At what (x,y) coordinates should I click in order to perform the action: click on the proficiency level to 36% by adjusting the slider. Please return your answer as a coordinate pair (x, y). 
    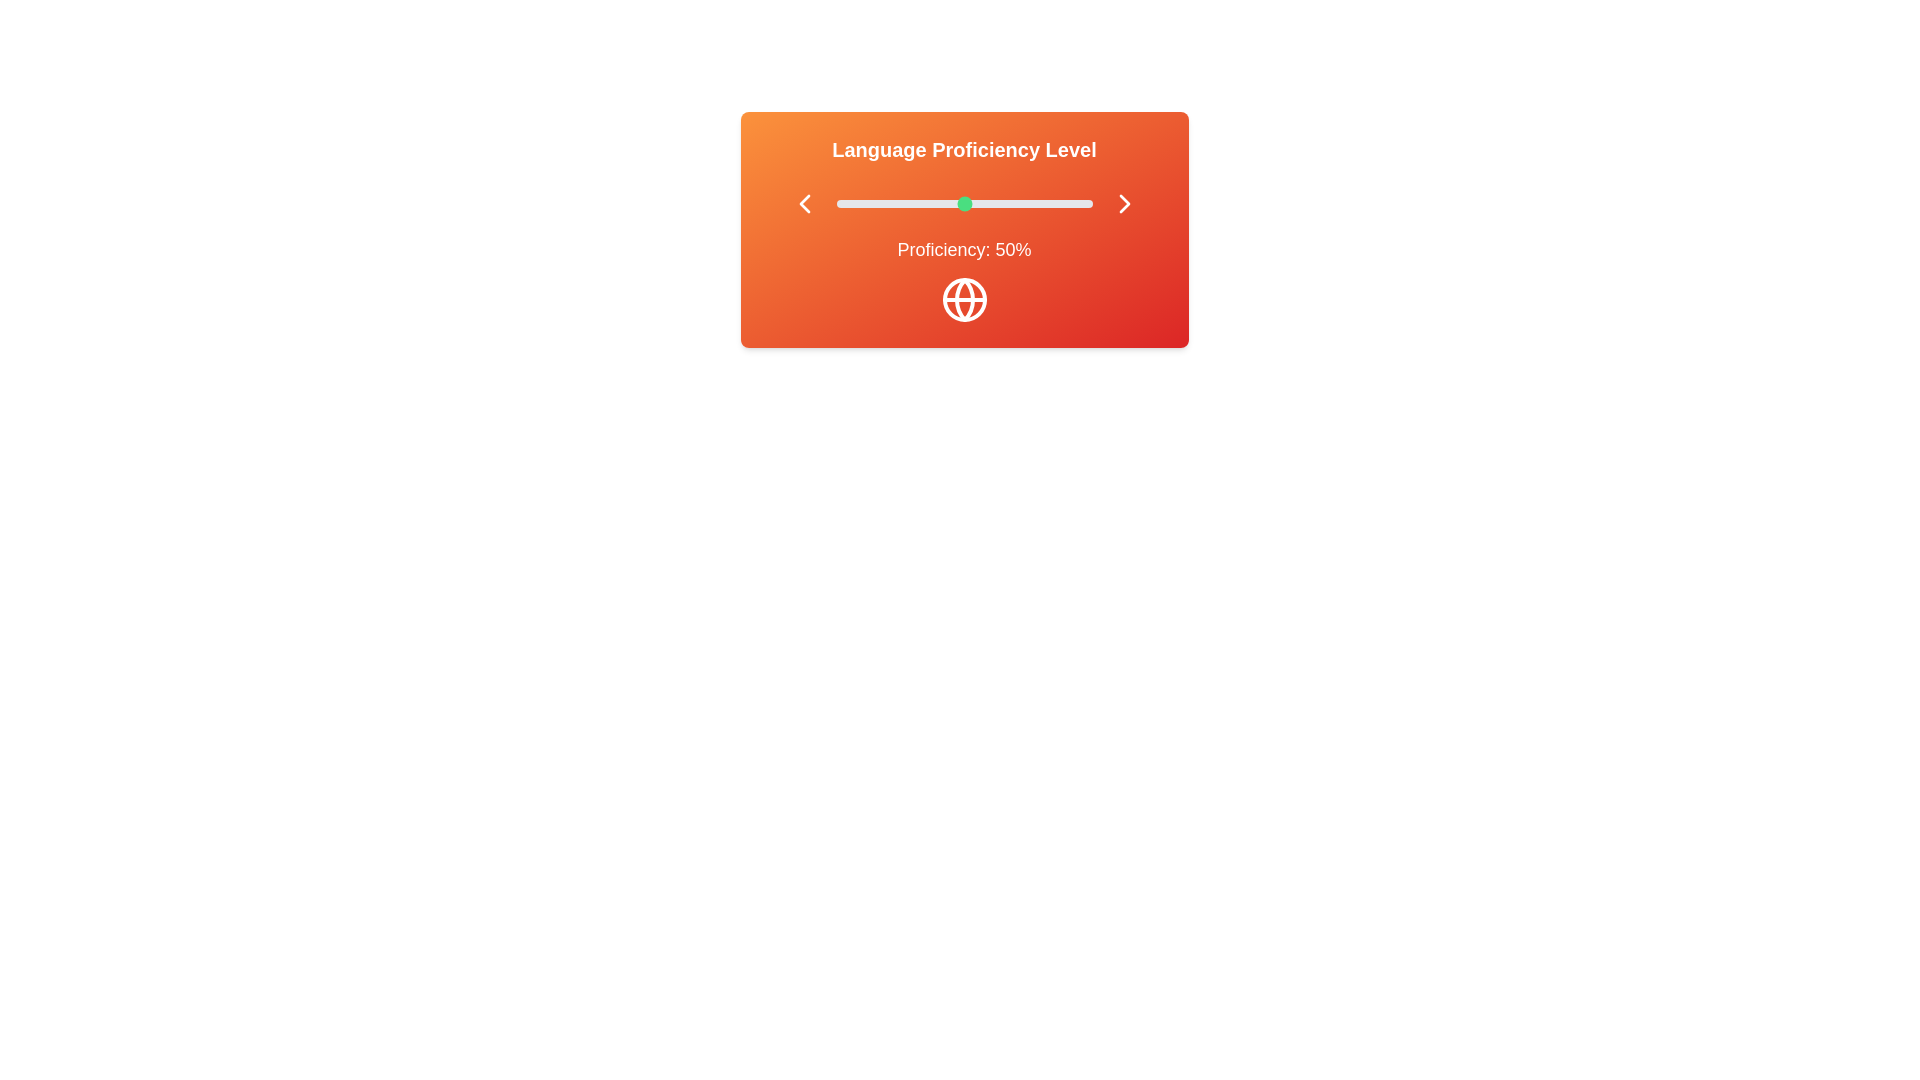
    Looking at the image, I should click on (927, 204).